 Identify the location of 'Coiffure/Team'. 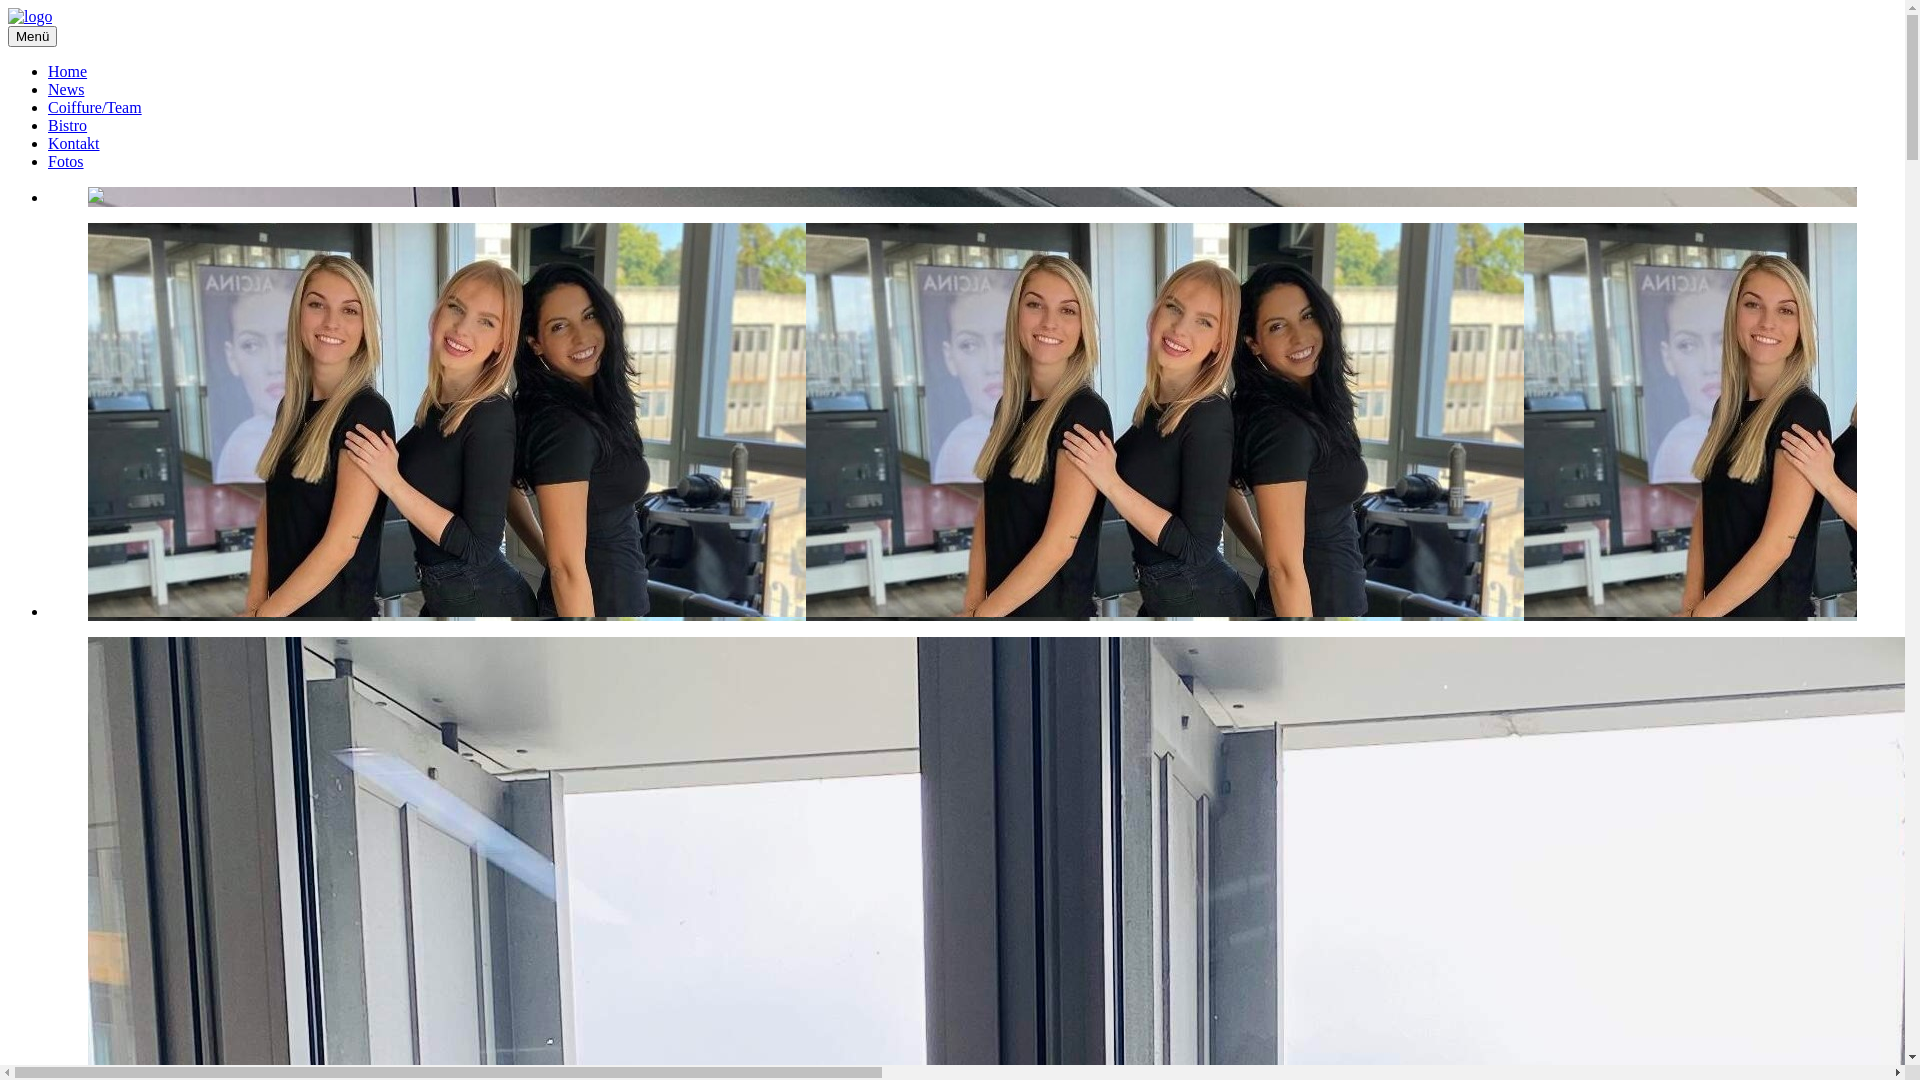
(48, 107).